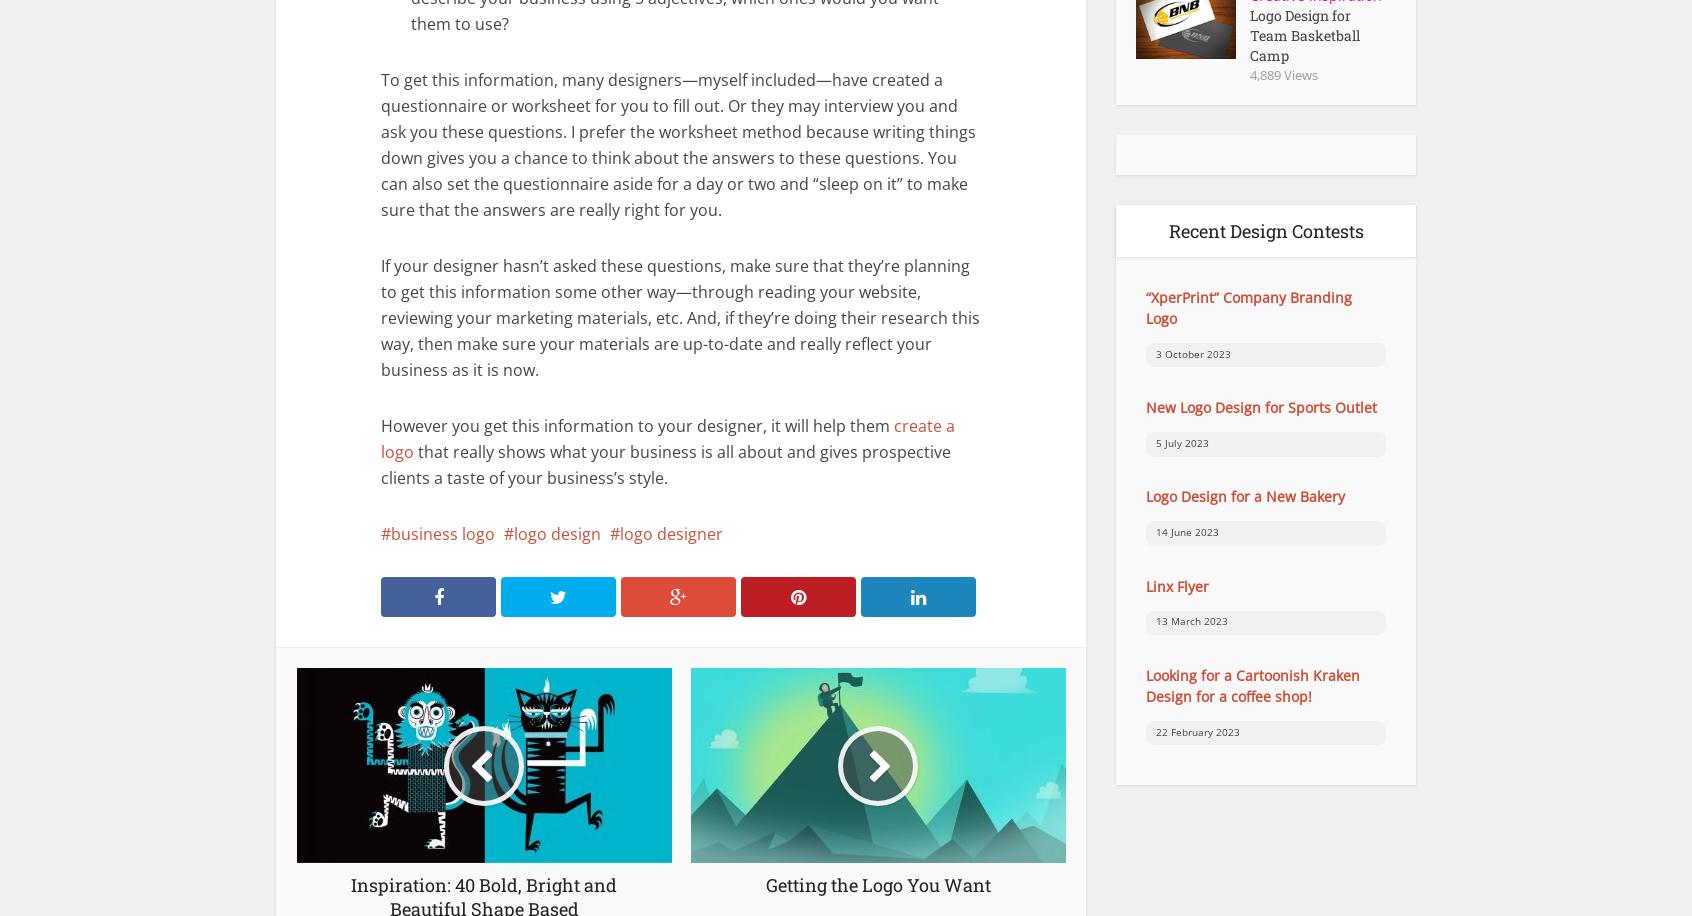  Describe the element at coordinates (1180, 441) in the screenshot. I see `'5 July 2023'` at that location.